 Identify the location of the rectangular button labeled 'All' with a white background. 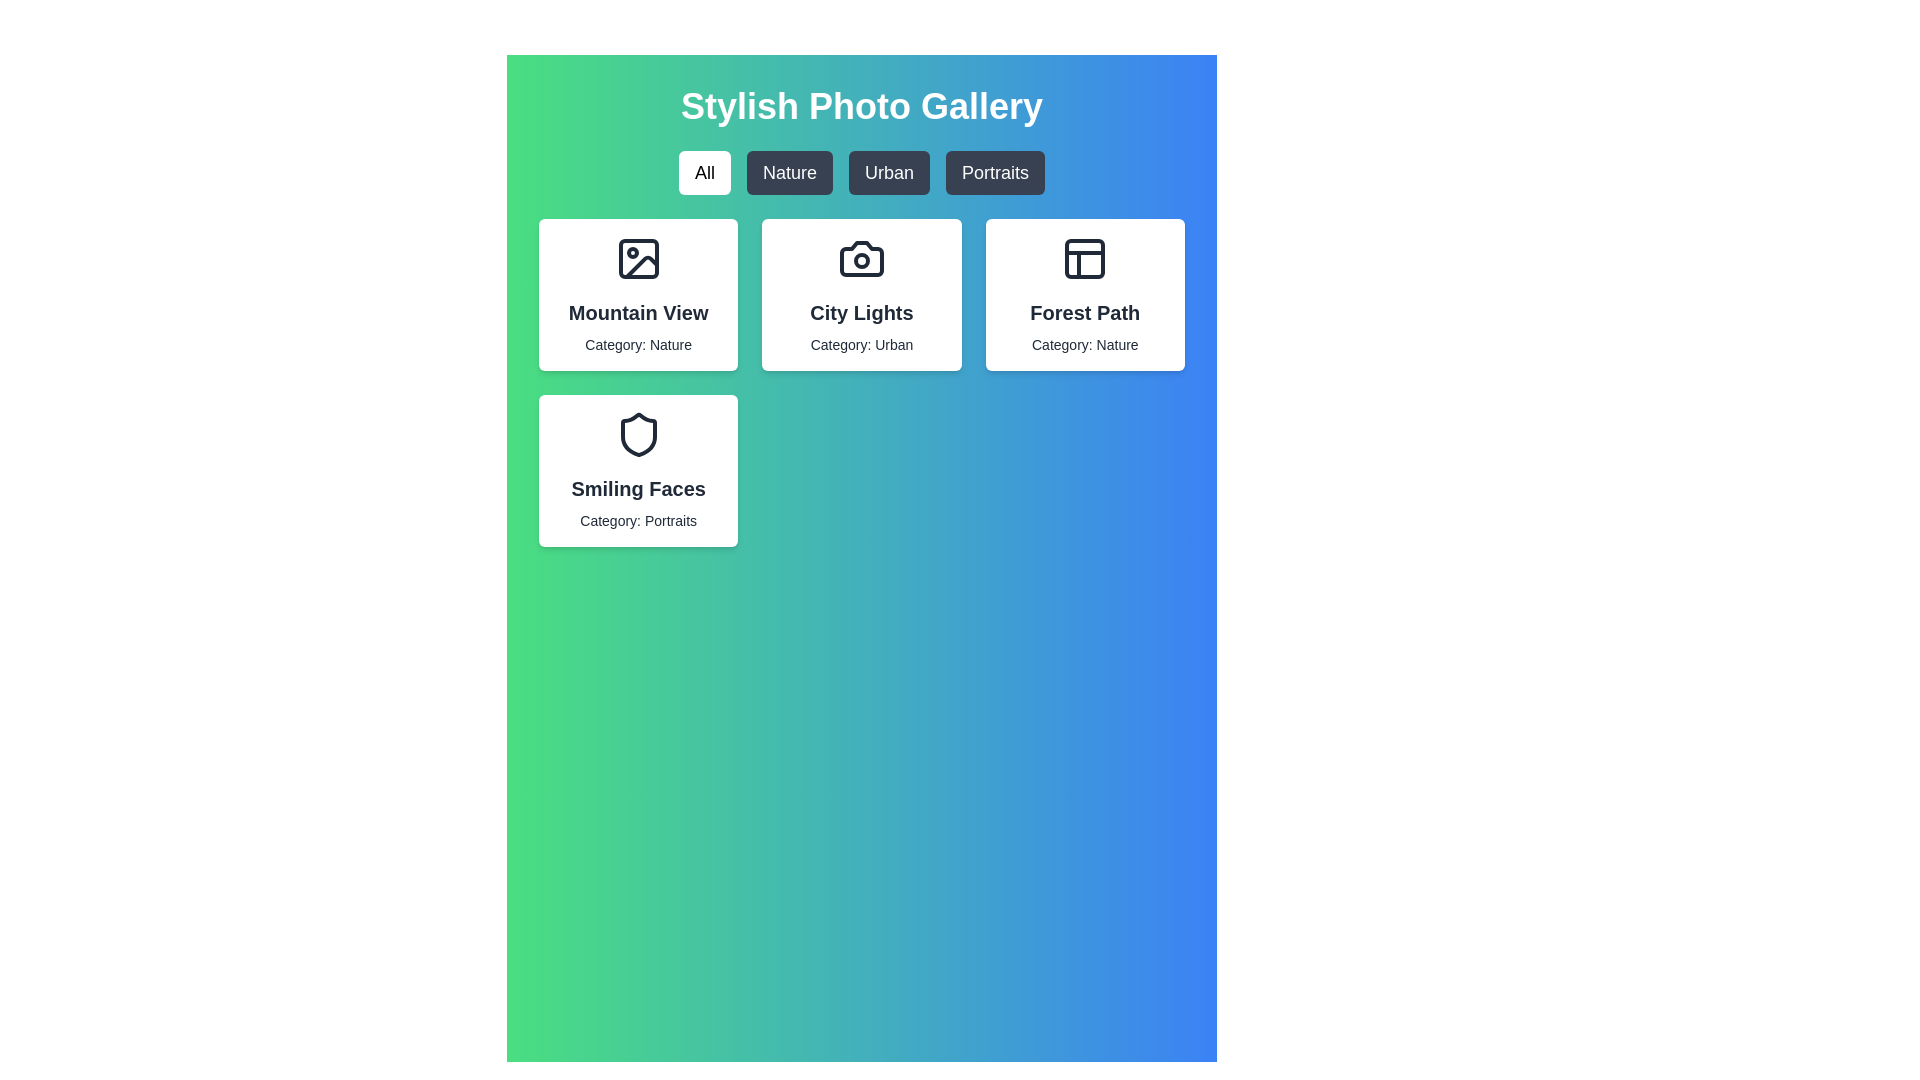
(705, 172).